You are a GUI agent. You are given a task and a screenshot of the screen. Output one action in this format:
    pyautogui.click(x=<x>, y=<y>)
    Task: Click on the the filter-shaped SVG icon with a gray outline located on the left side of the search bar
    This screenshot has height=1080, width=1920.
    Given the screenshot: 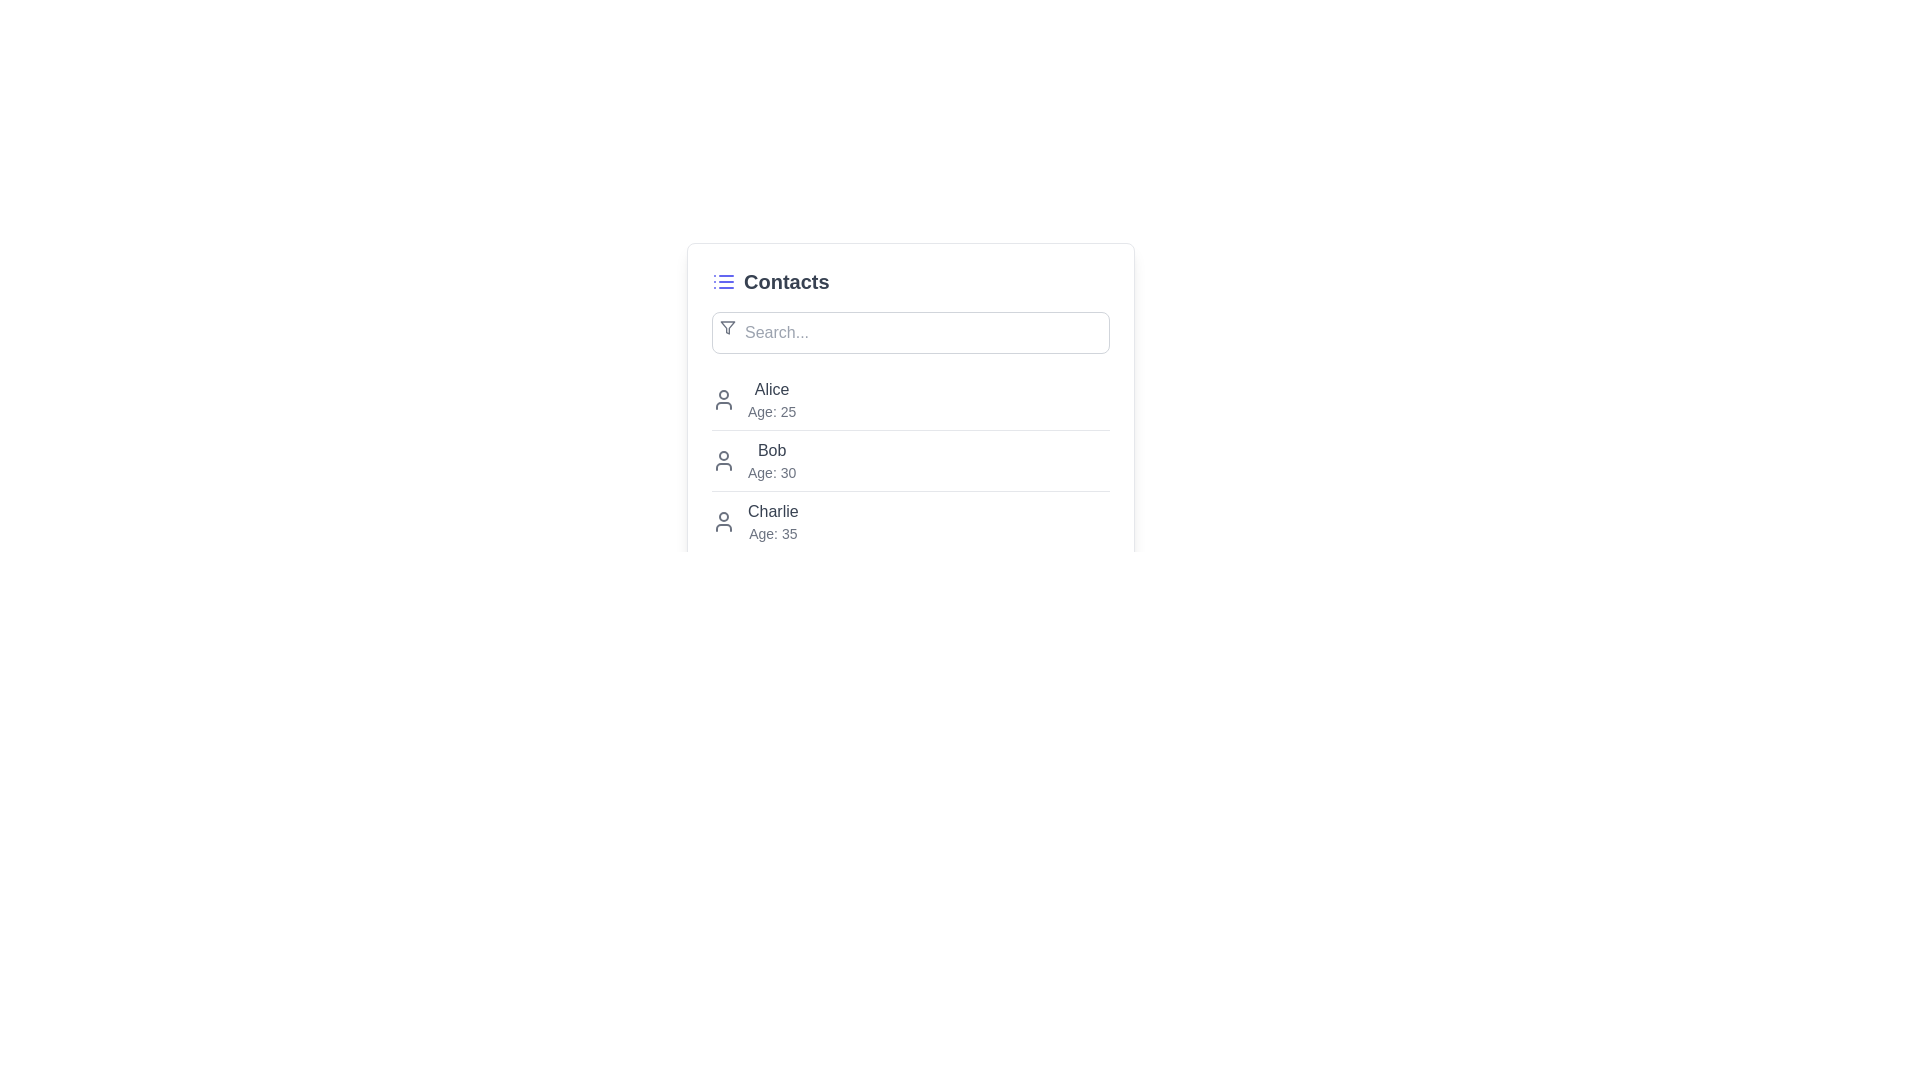 What is the action you would take?
    pyautogui.click(x=727, y=326)
    